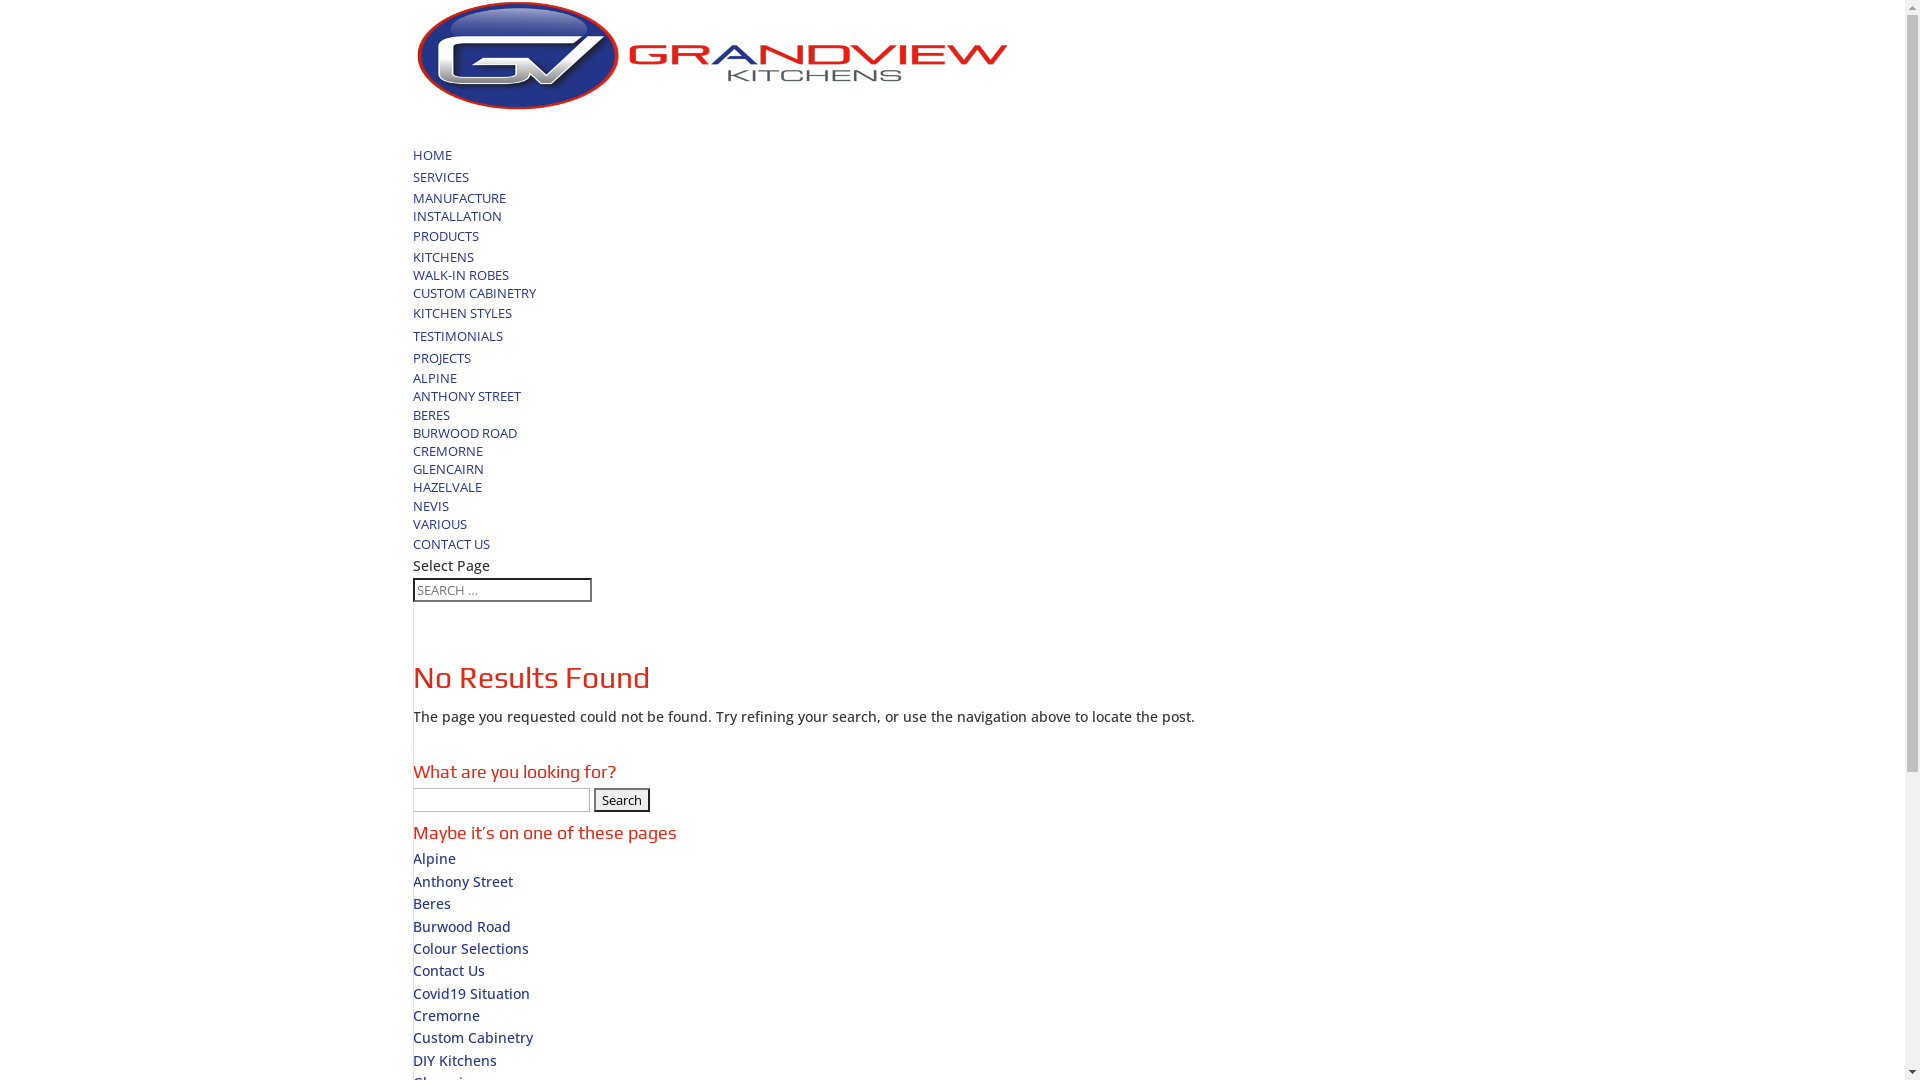 The width and height of the screenshot is (1920, 1080). What do you see at coordinates (453, 1059) in the screenshot?
I see `'DIY Kitchens'` at bounding box center [453, 1059].